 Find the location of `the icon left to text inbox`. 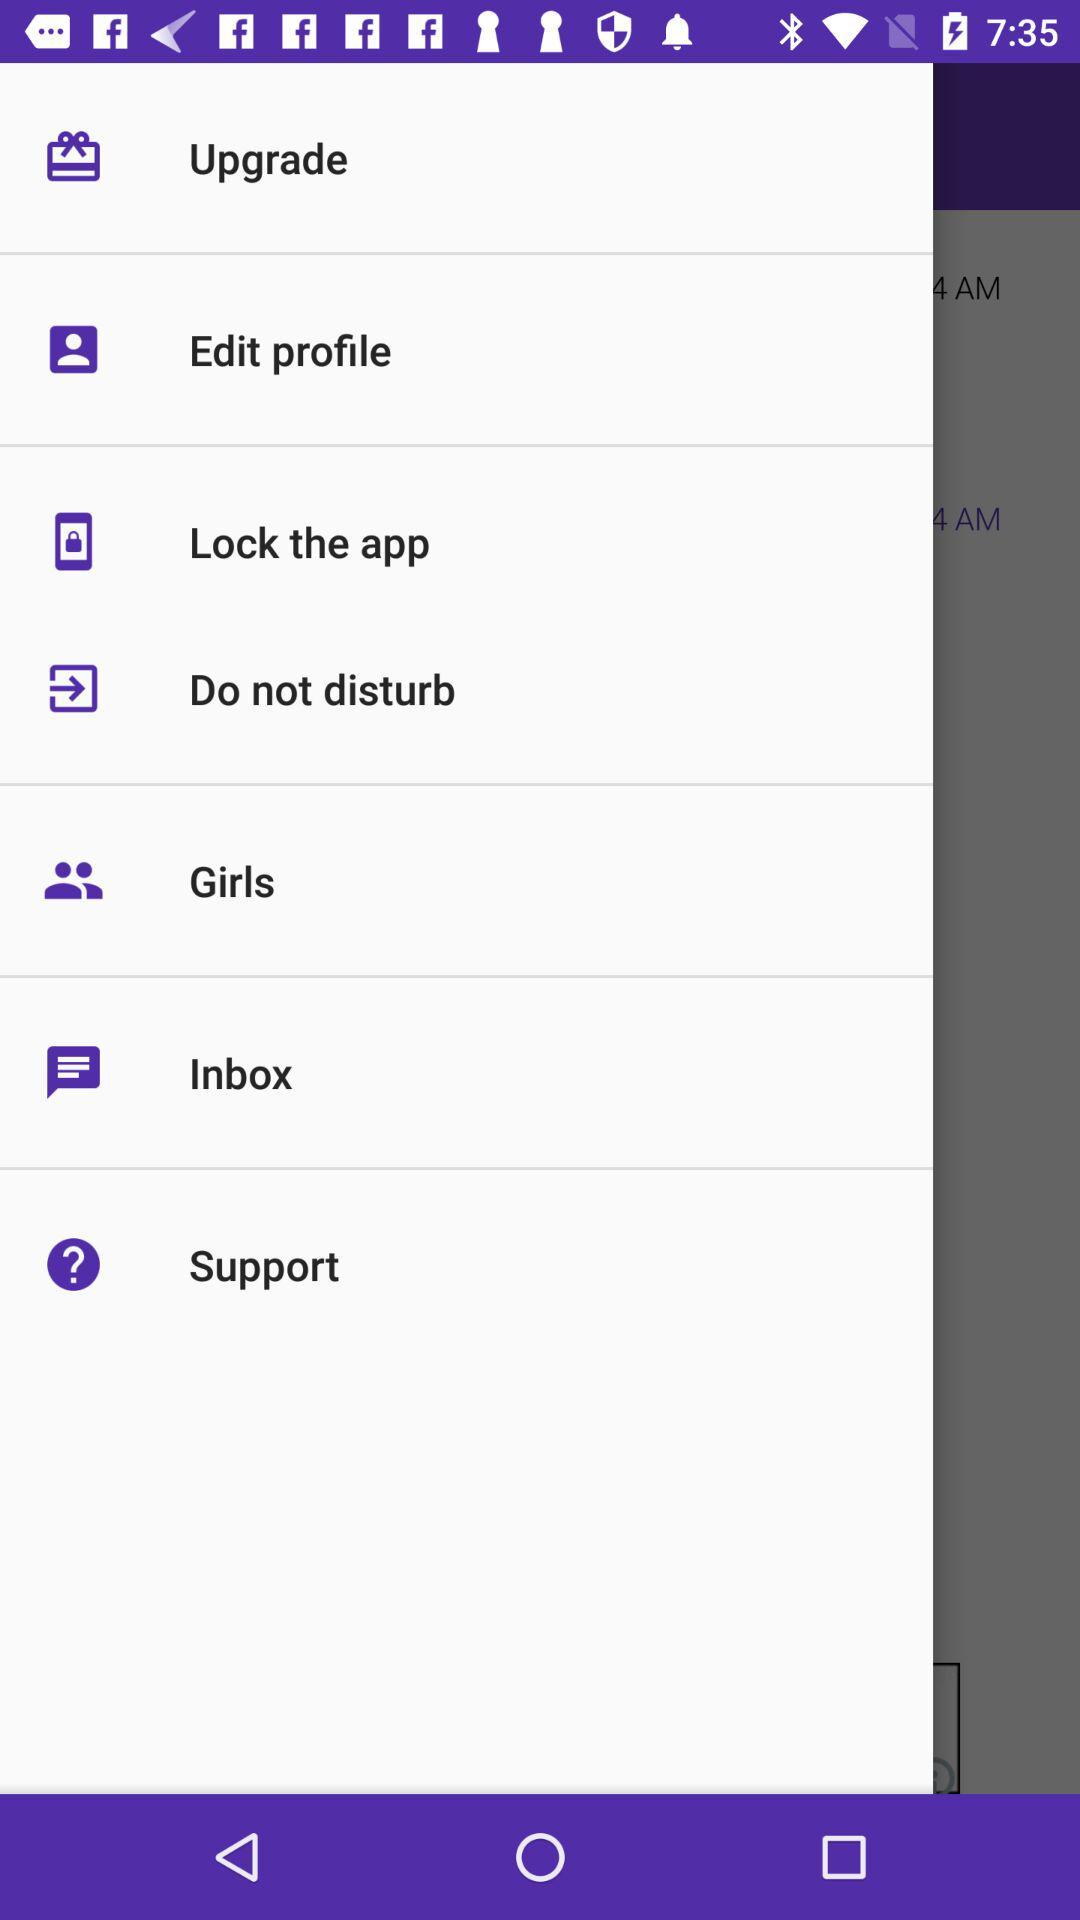

the icon left to text inbox is located at coordinates (115, 1071).